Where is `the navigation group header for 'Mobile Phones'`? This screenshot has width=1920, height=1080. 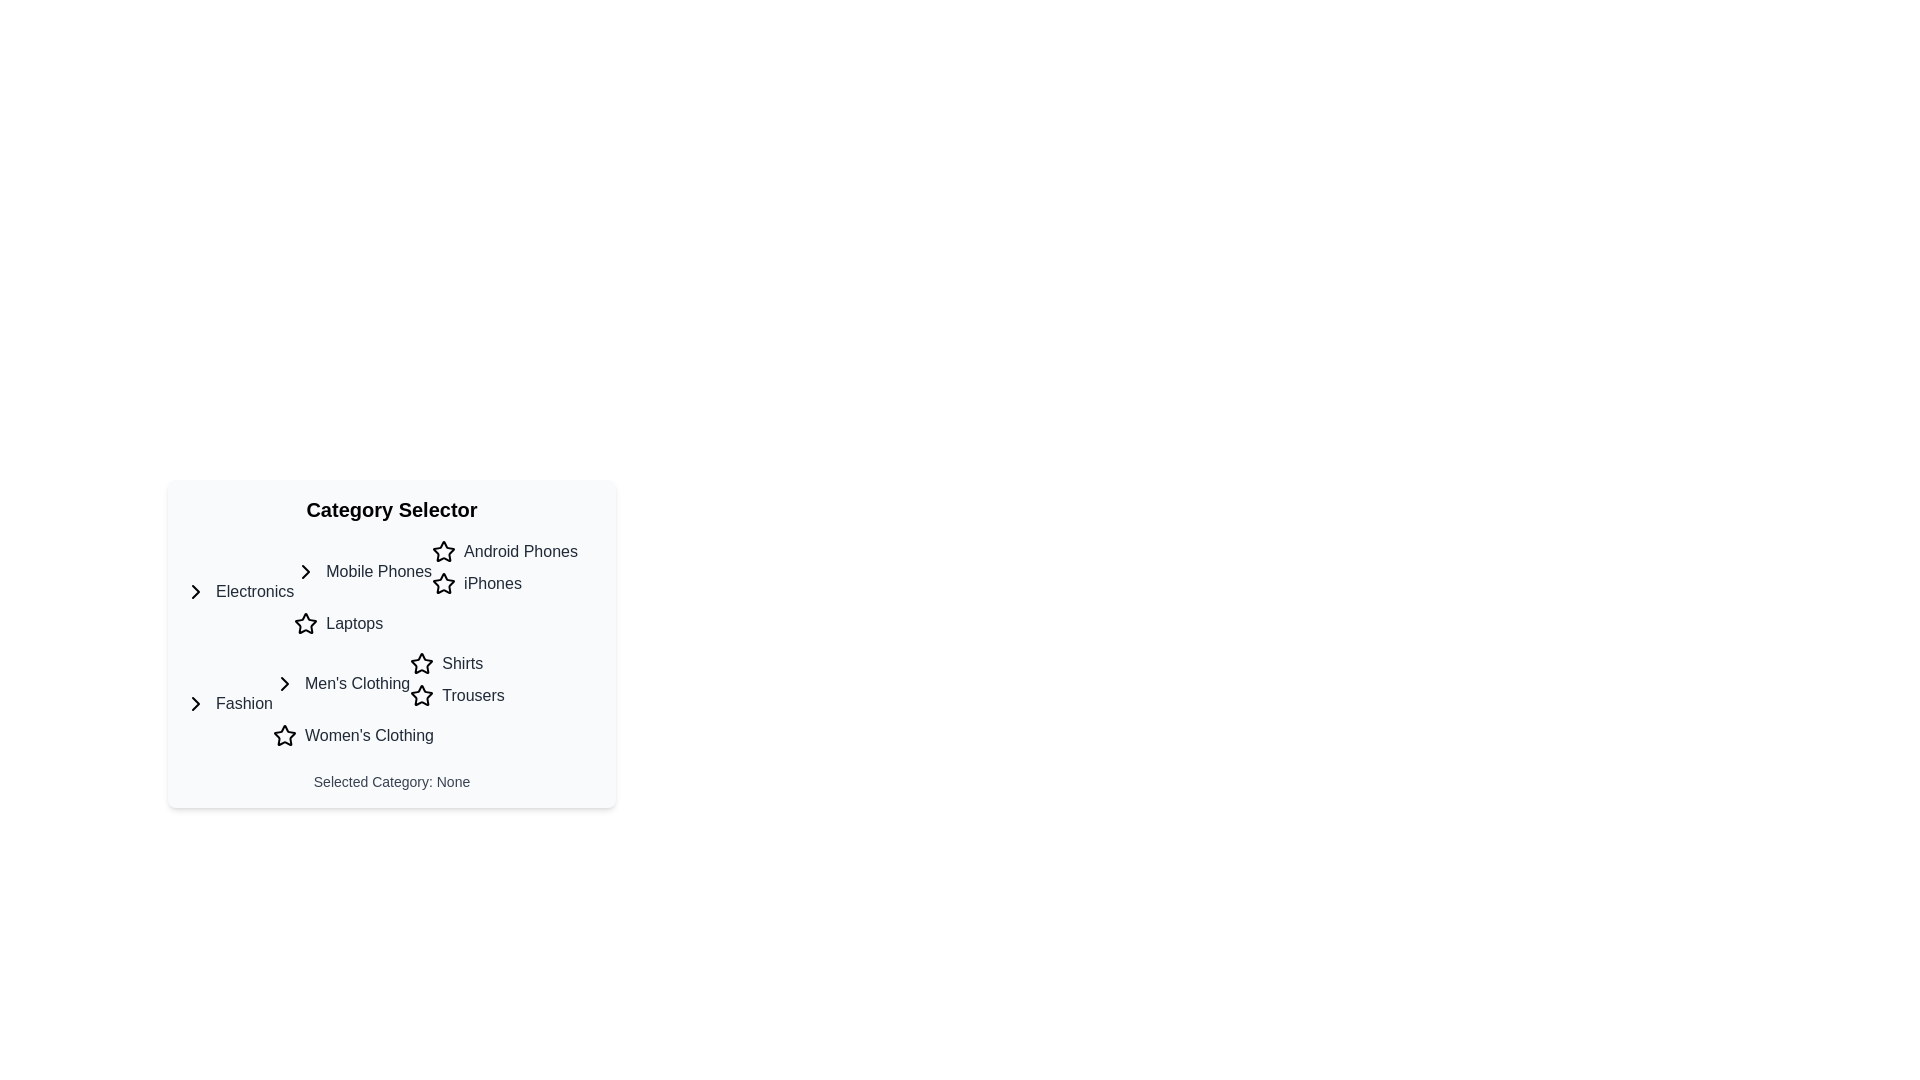
the navigation group header for 'Mobile Phones' is located at coordinates (435, 571).